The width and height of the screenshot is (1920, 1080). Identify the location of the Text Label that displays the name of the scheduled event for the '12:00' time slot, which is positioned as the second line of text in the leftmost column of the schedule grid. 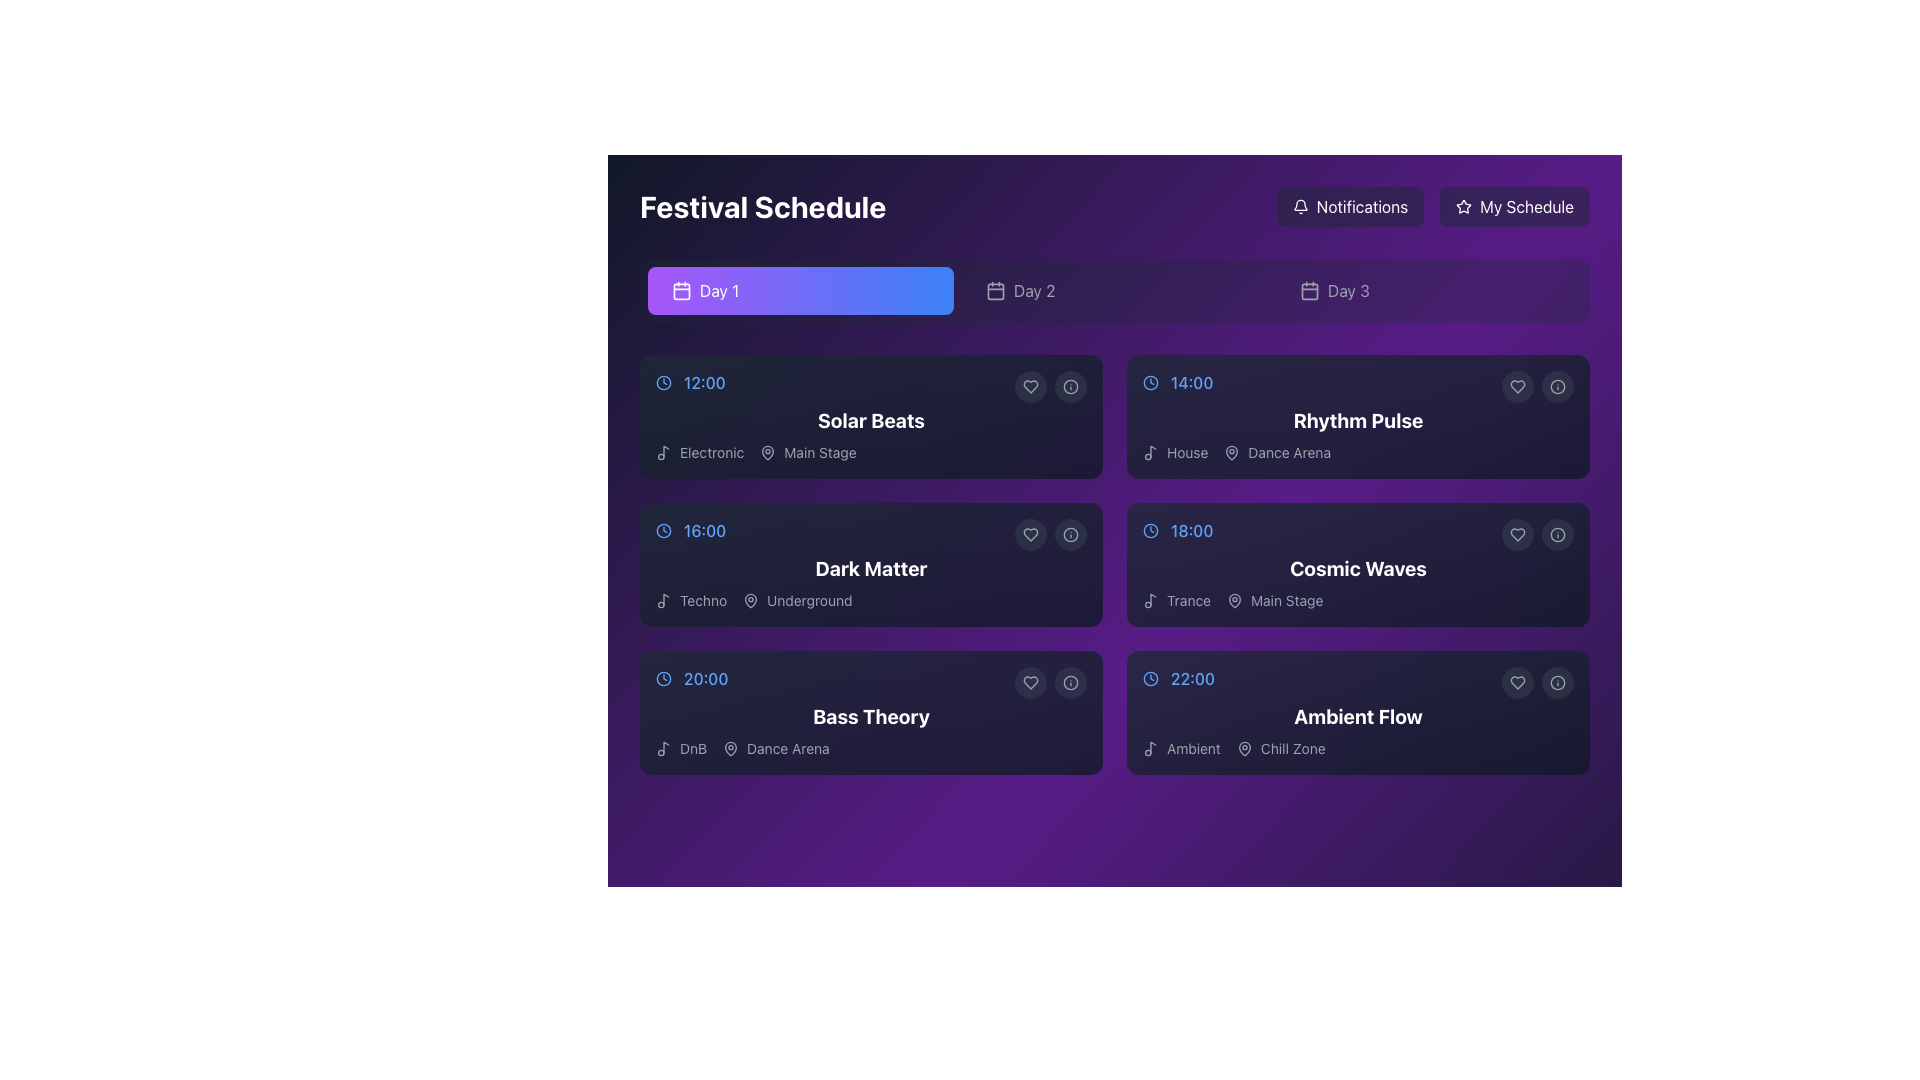
(871, 419).